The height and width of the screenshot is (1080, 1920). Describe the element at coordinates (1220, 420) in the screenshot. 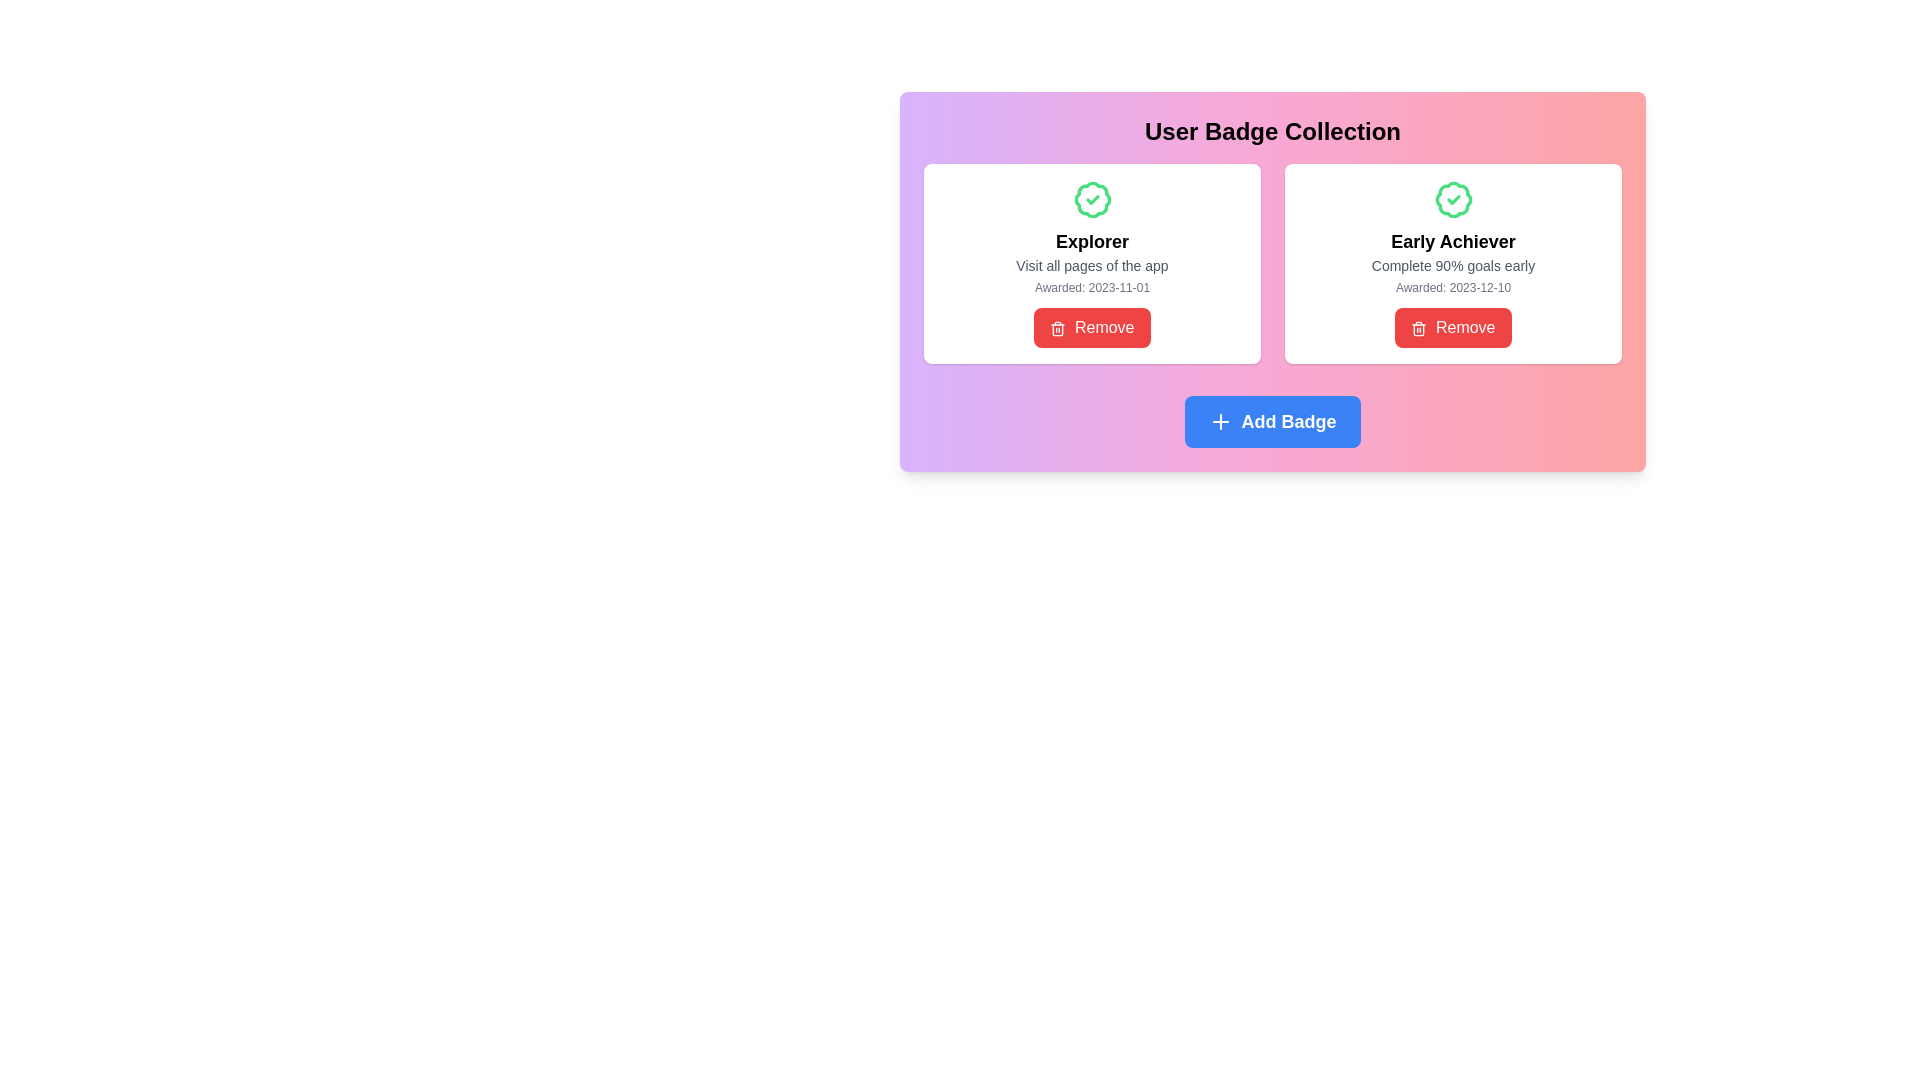

I see `the 'Add Badge' button that contains a small square icon with a plus symbol, located to the left of the button's text` at that location.